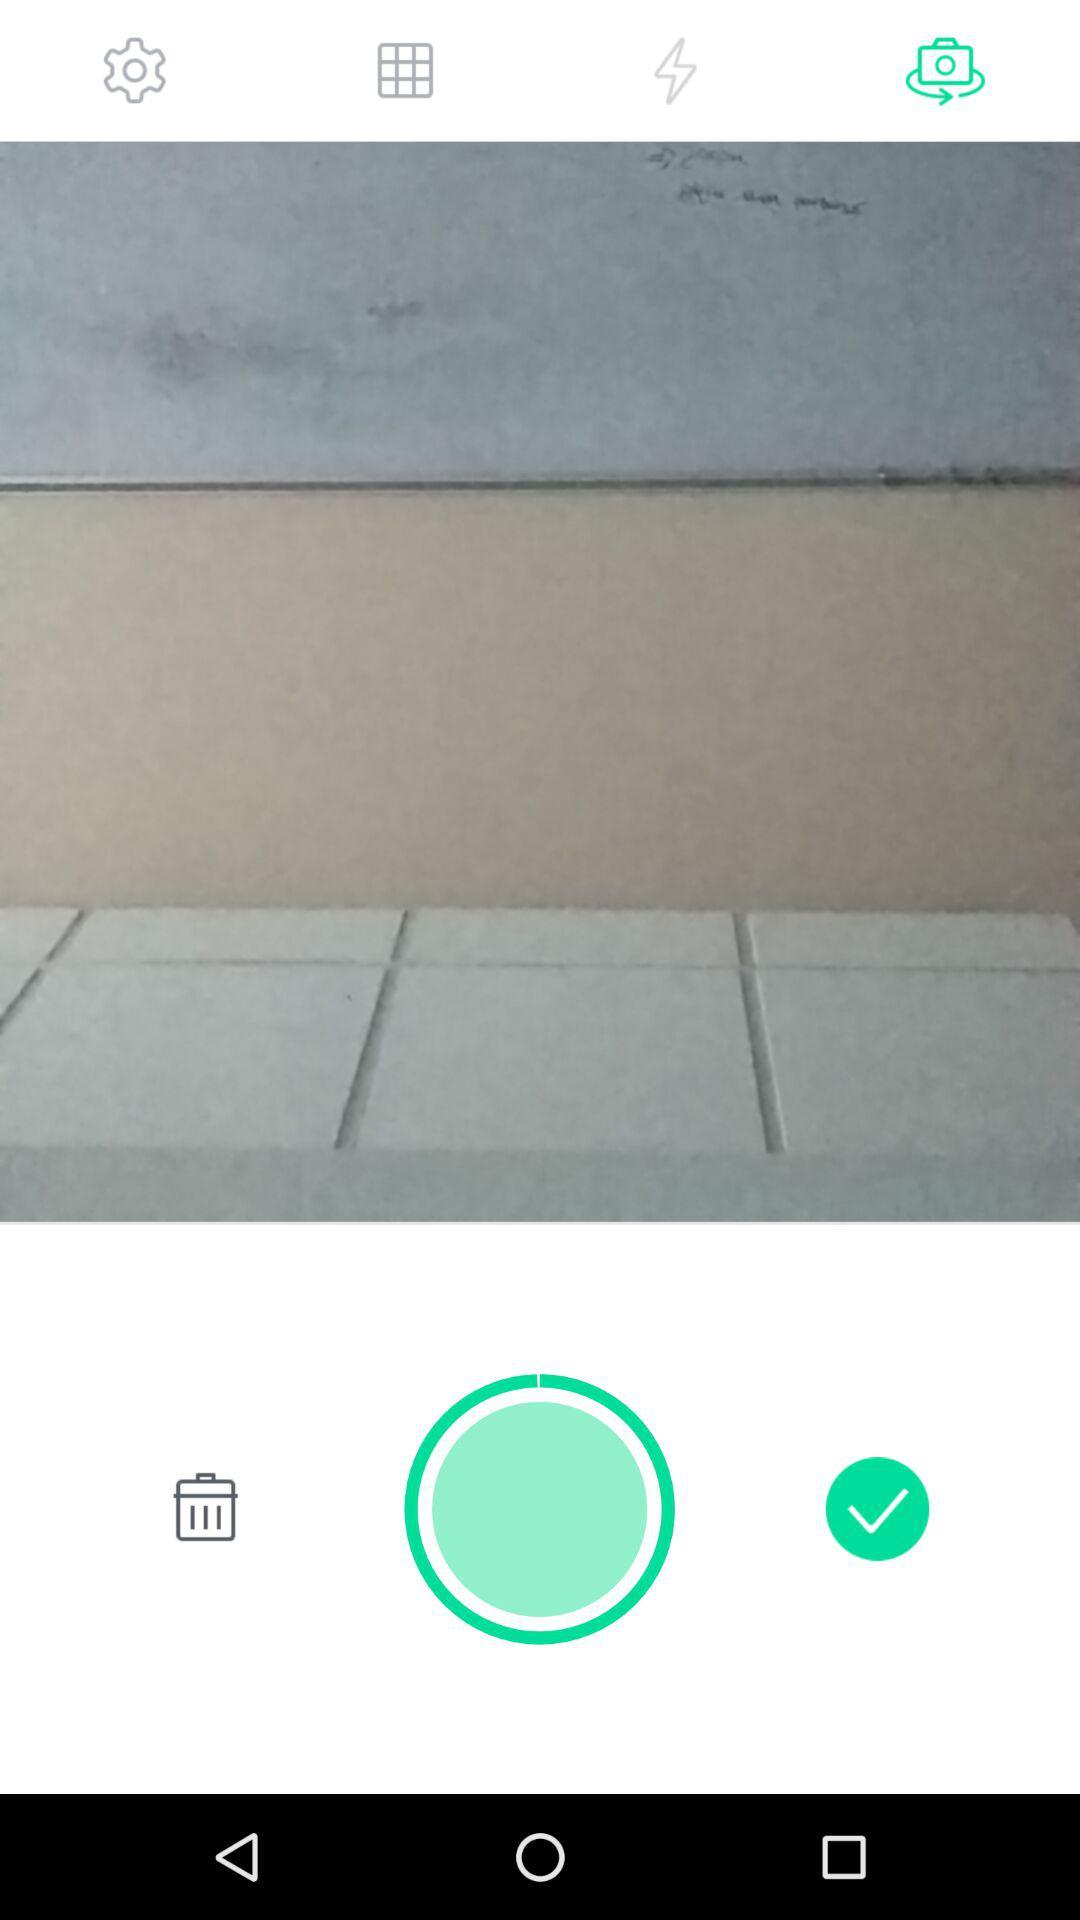 Image resolution: width=1080 pixels, height=1920 pixels. What do you see at coordinates (945, 70) in the screenshot?
I see `switch camera` at bounding box center [945, 70].